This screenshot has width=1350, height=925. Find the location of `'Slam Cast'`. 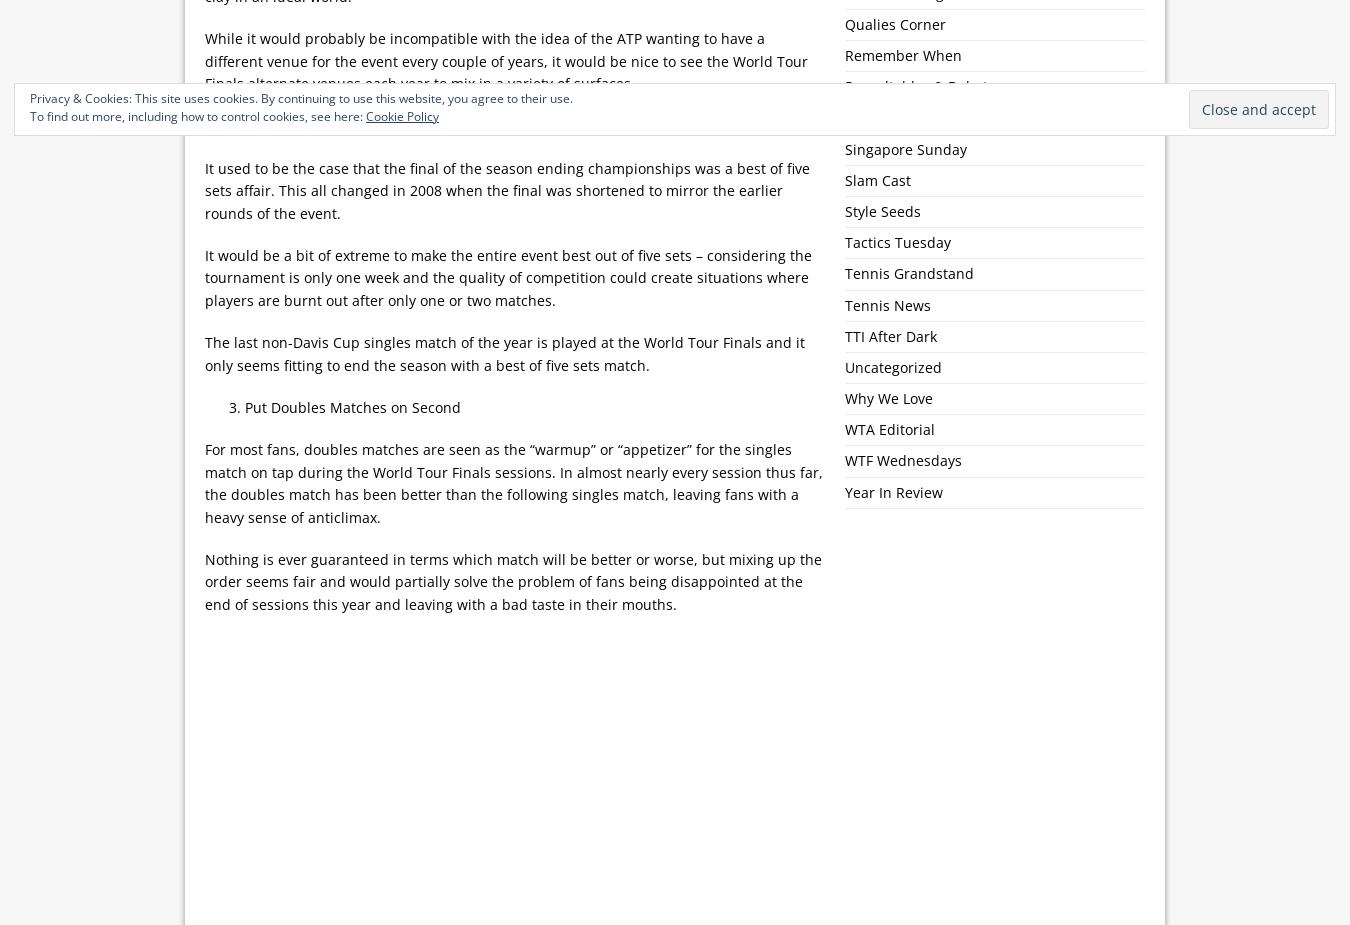

'Slam Cast' is located at coordinates (878, 178).